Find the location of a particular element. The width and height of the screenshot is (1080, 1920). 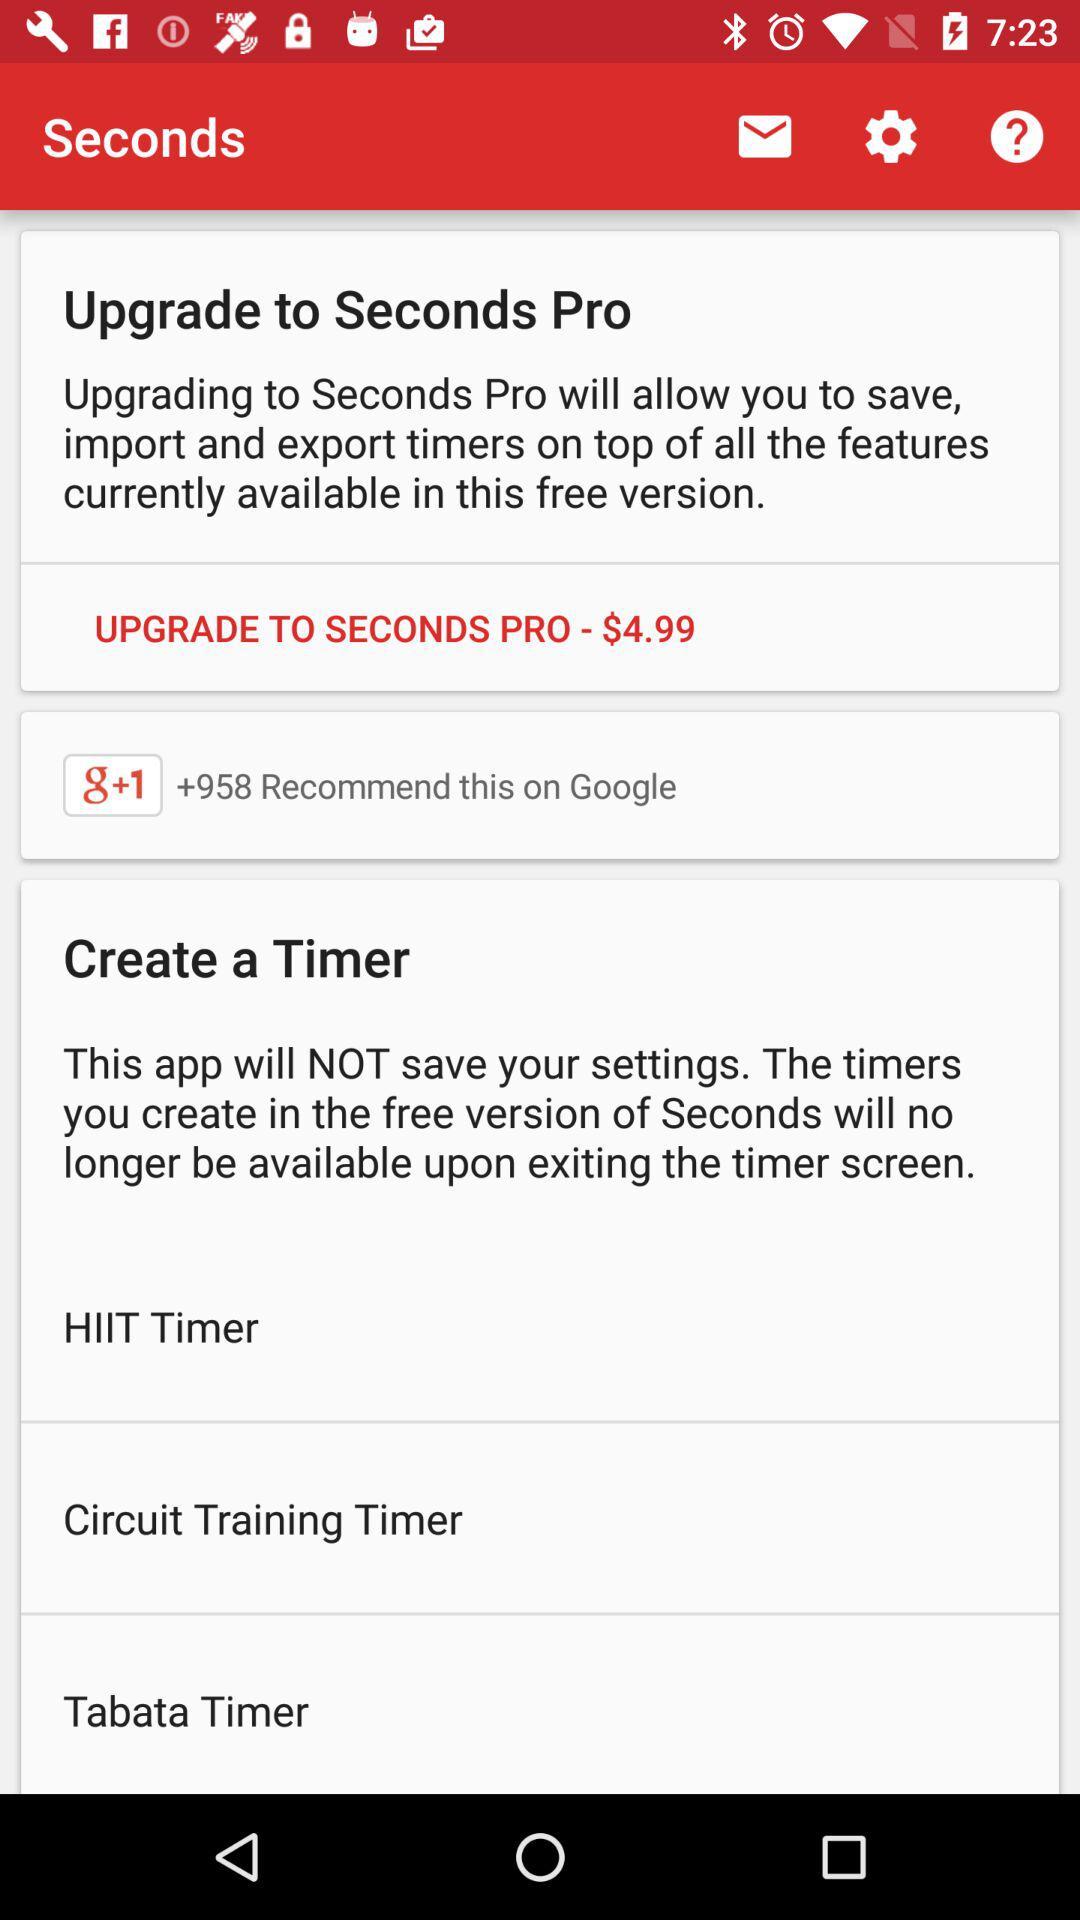

hiit timer item is located at coordinates (540, 1325).